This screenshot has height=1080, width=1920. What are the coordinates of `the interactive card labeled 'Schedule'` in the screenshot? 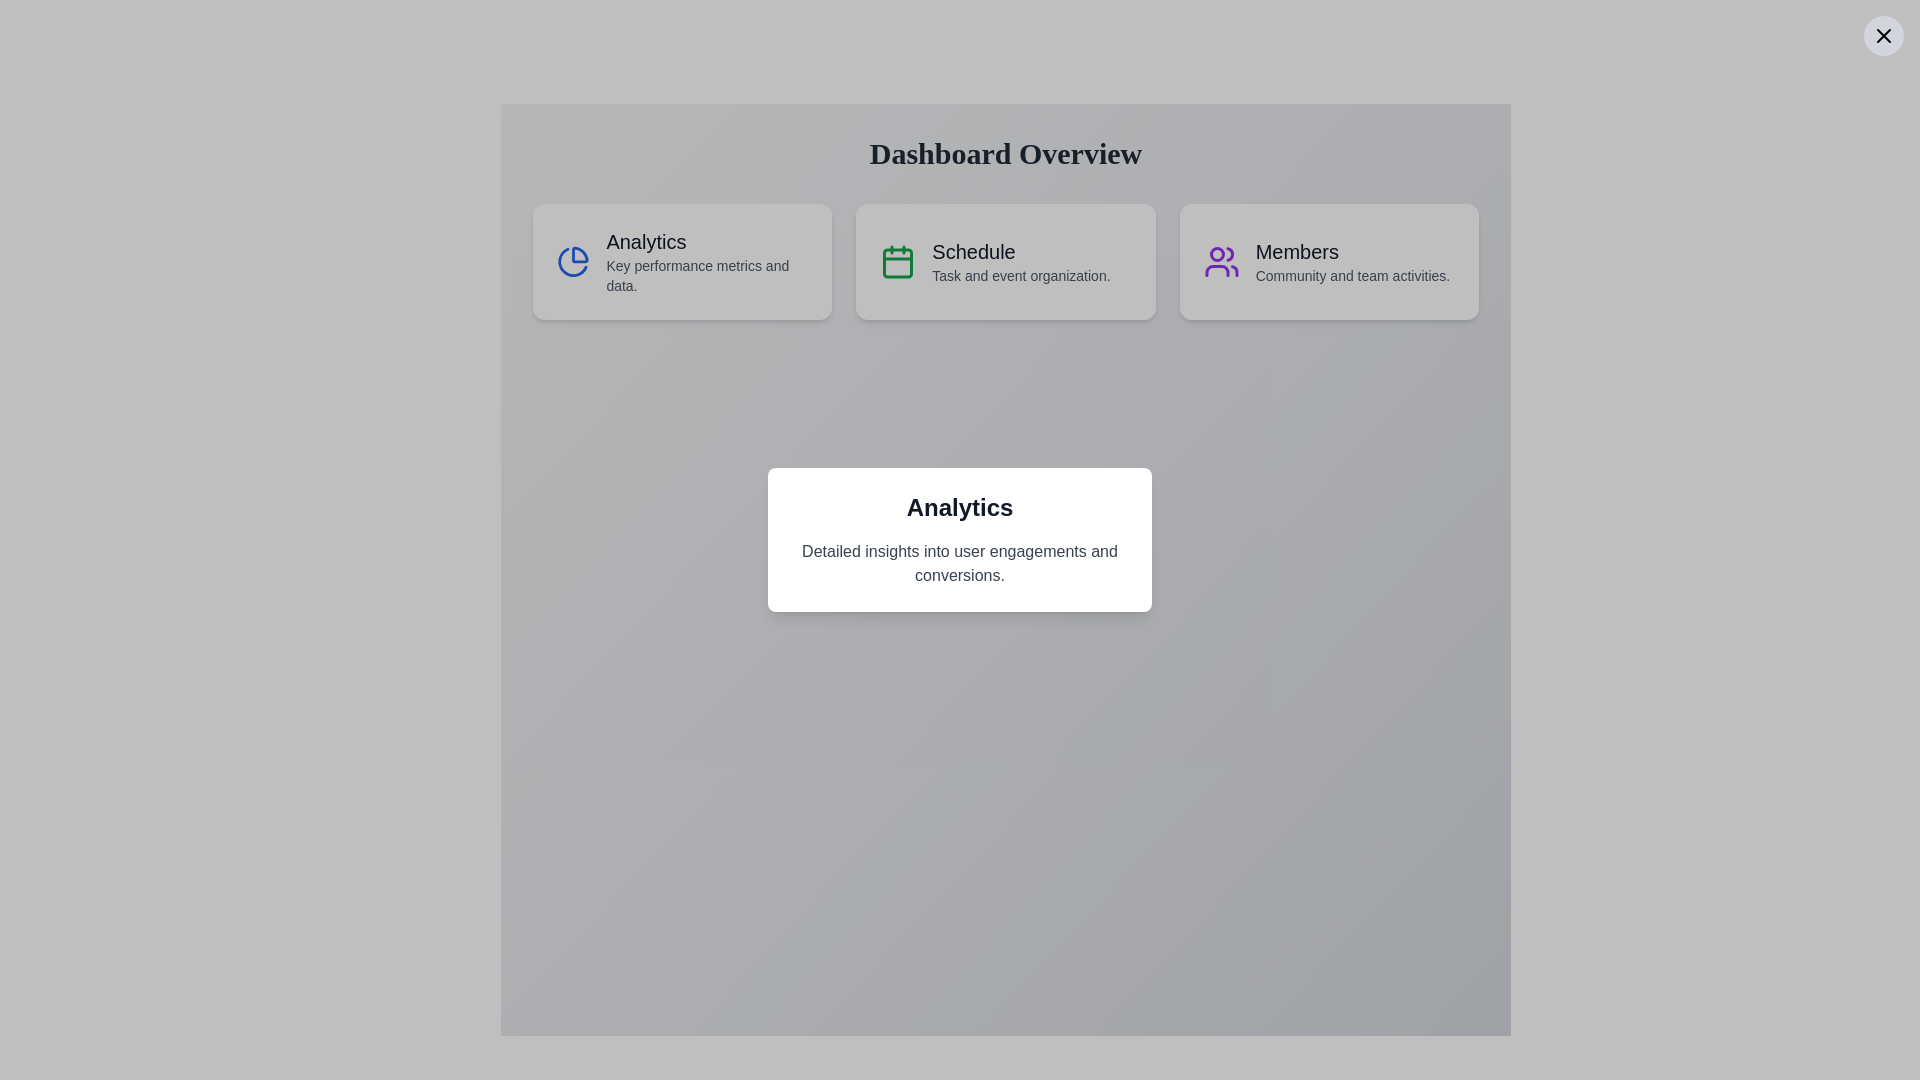 It's located at (1006, 261).